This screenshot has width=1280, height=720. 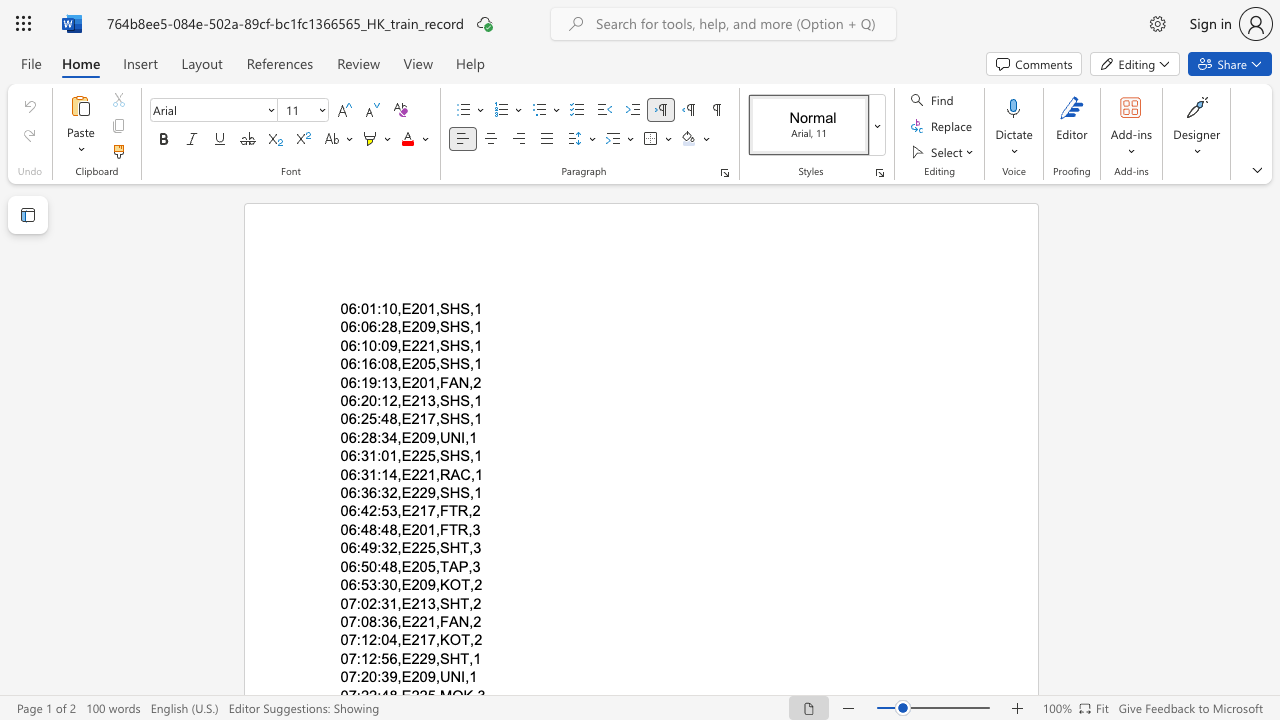 I want to click on the subset text ",E213,S" within the text "06:20:12,E213,SHS,1", so click(x=397, y=401).